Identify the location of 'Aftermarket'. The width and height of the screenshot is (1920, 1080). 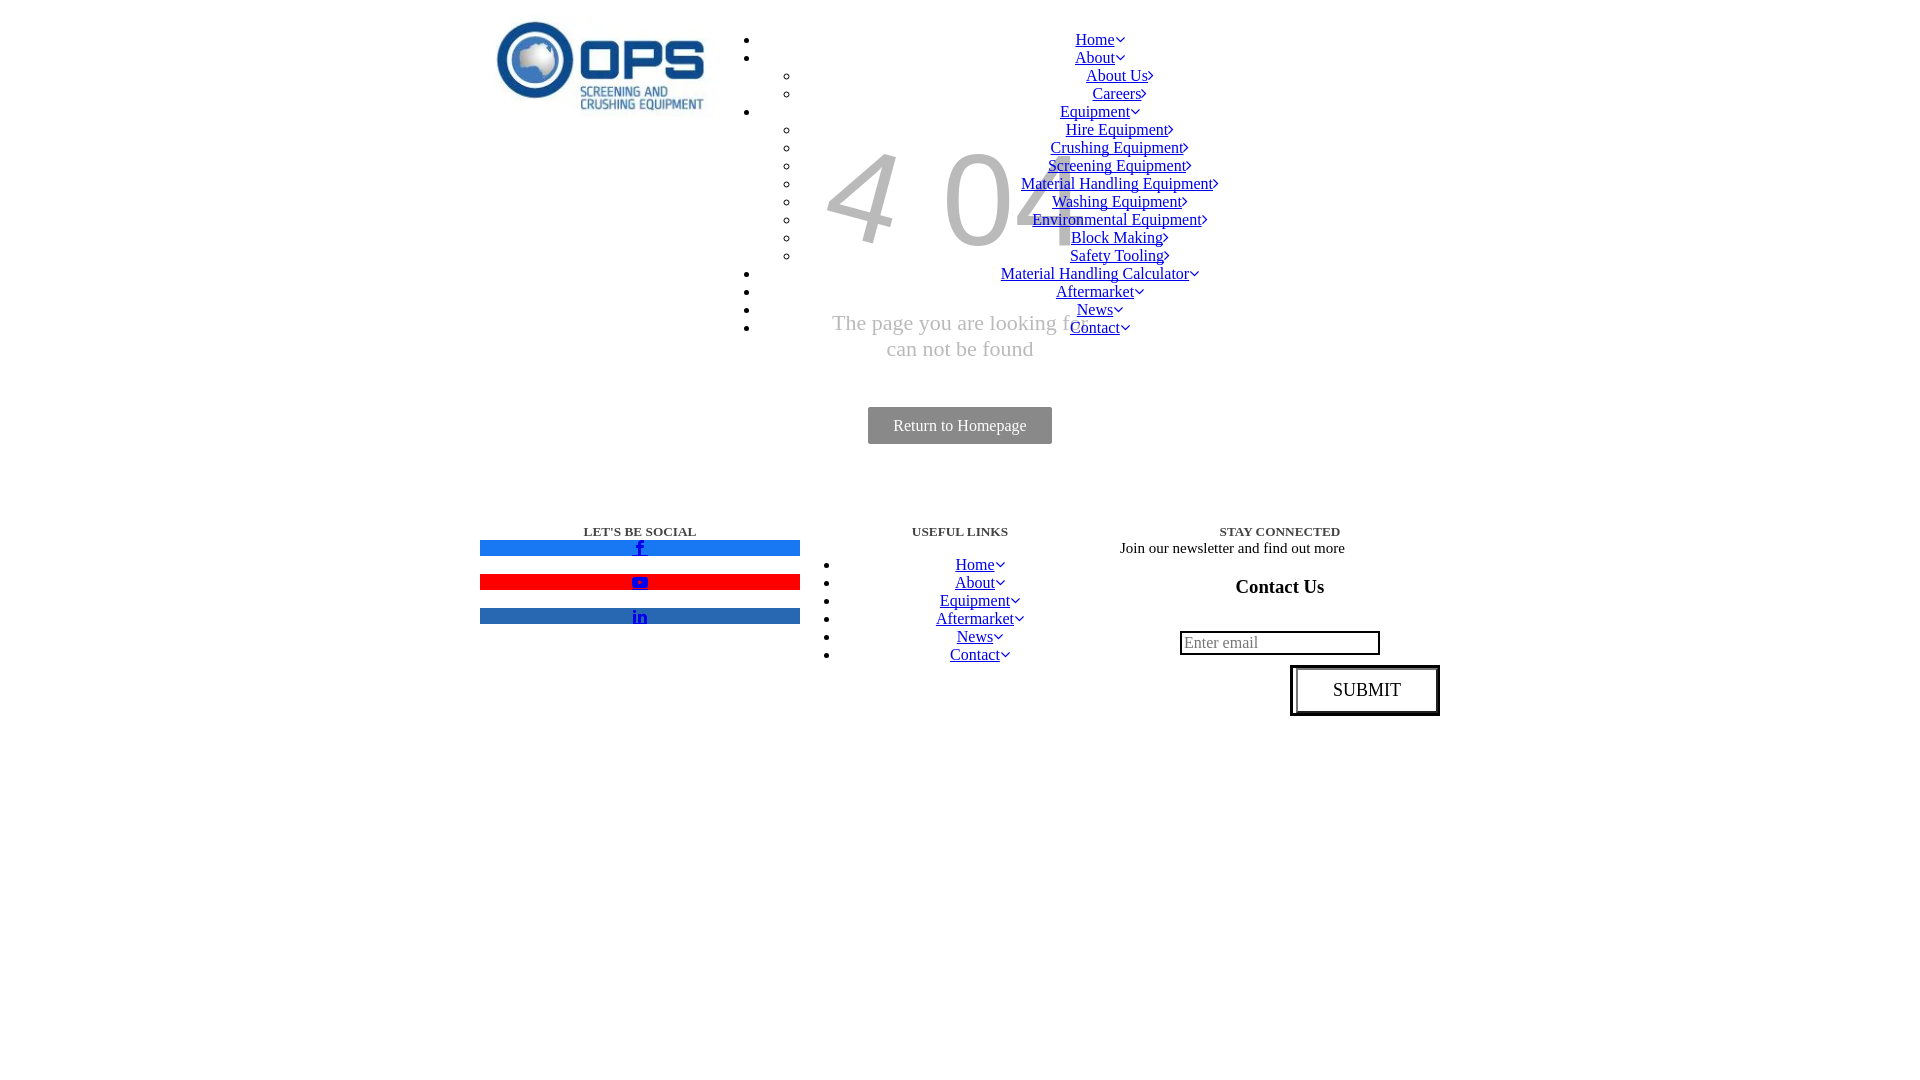
(979, 617).